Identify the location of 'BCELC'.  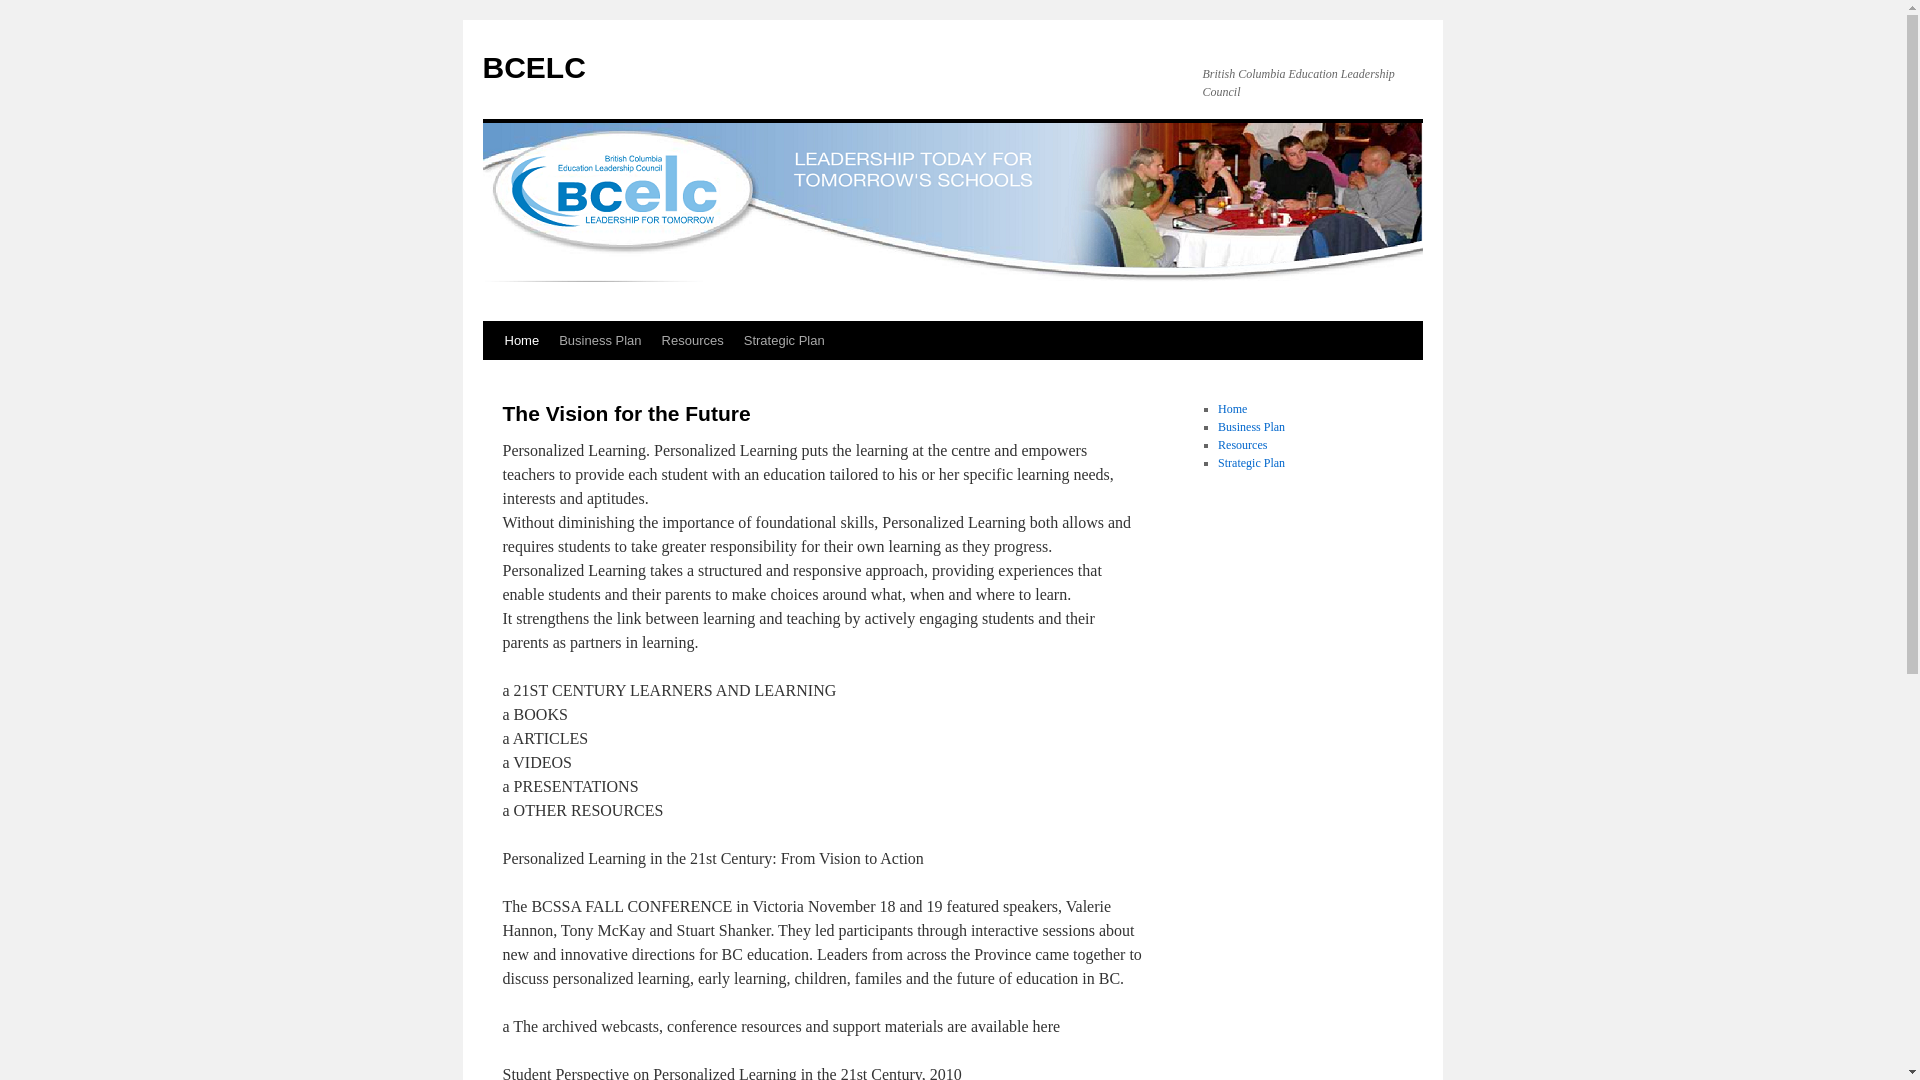
(533, 66).